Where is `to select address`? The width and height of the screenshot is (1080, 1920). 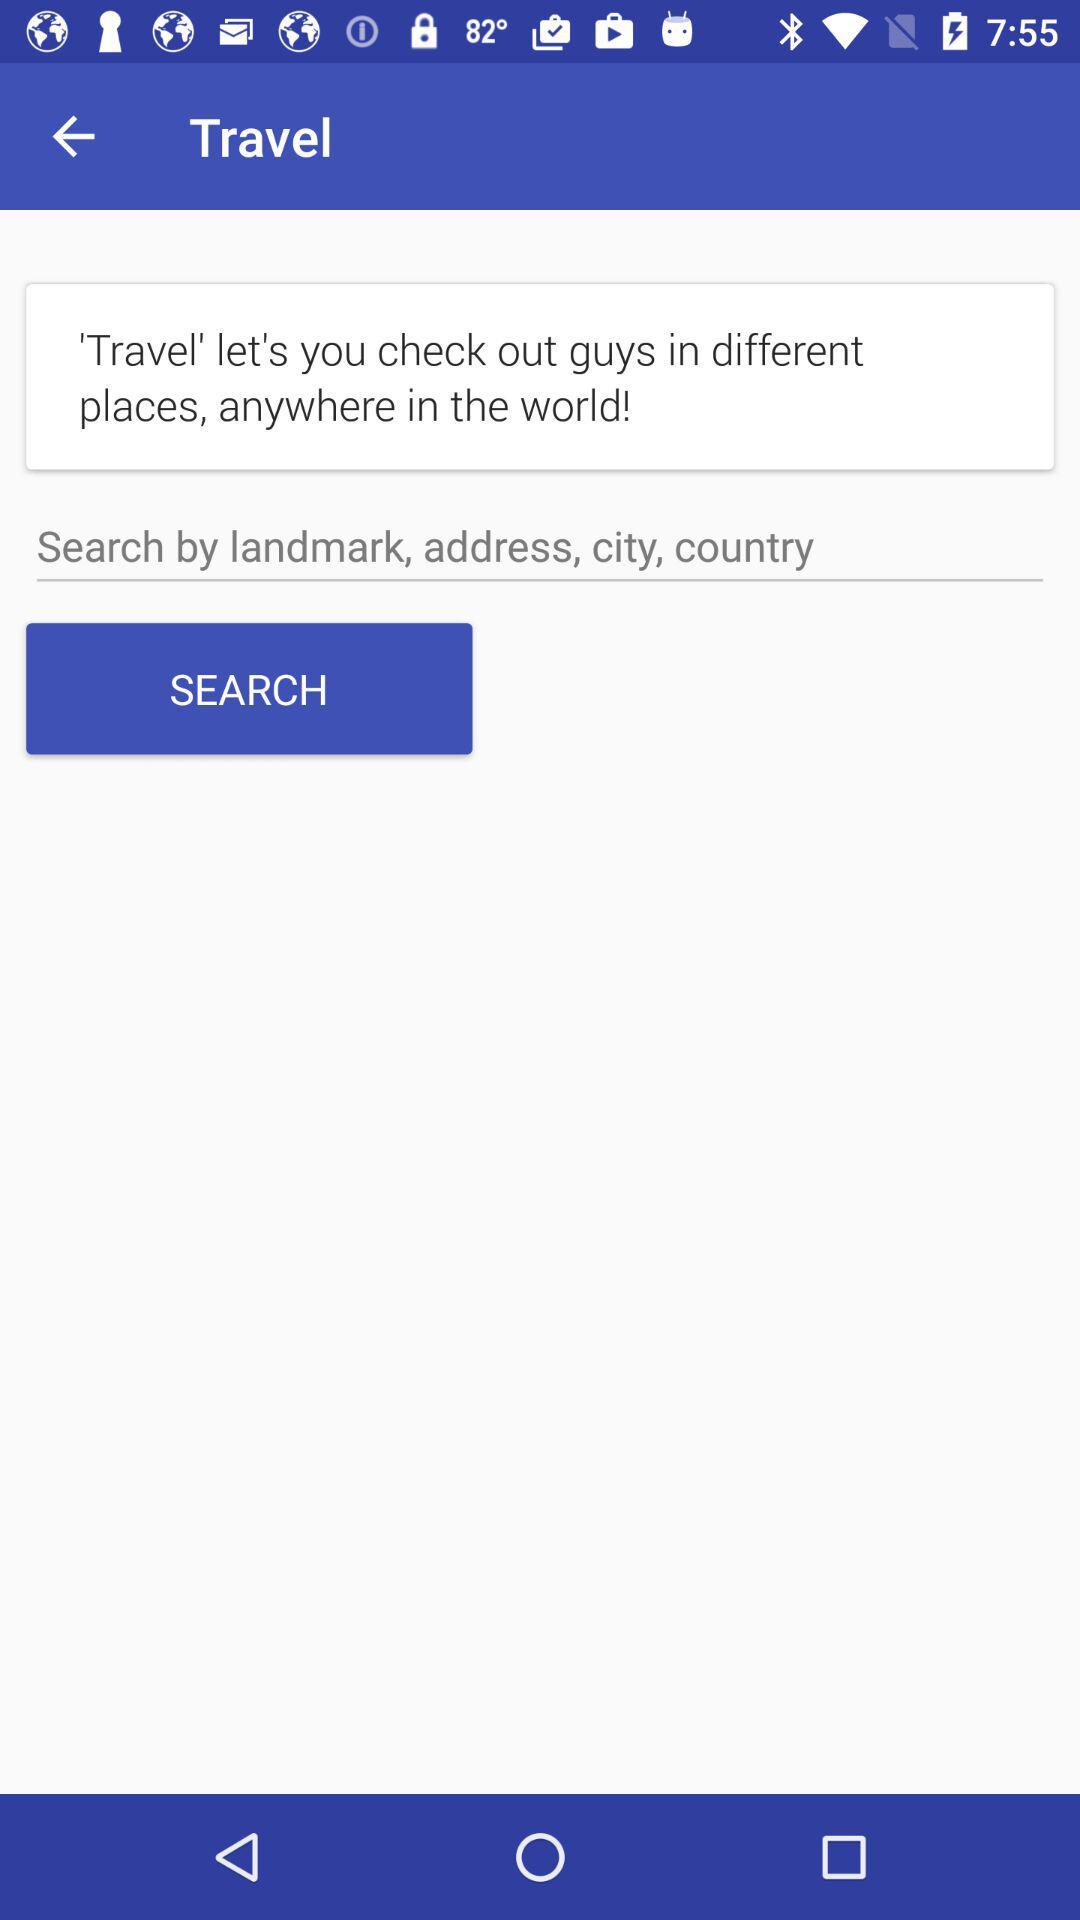
to select address is located at coordinates (540, 546).